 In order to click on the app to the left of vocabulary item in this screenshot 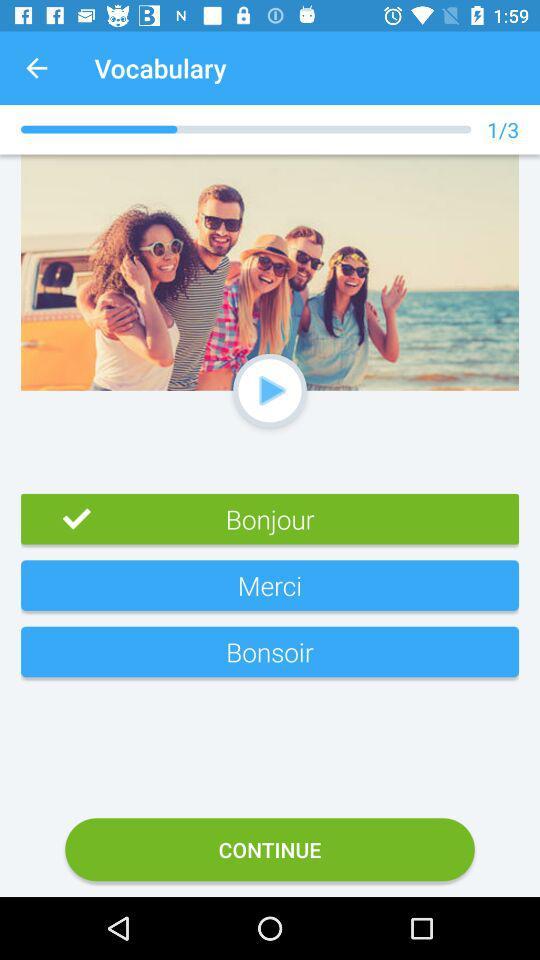, I will do `click(36, 68)`.